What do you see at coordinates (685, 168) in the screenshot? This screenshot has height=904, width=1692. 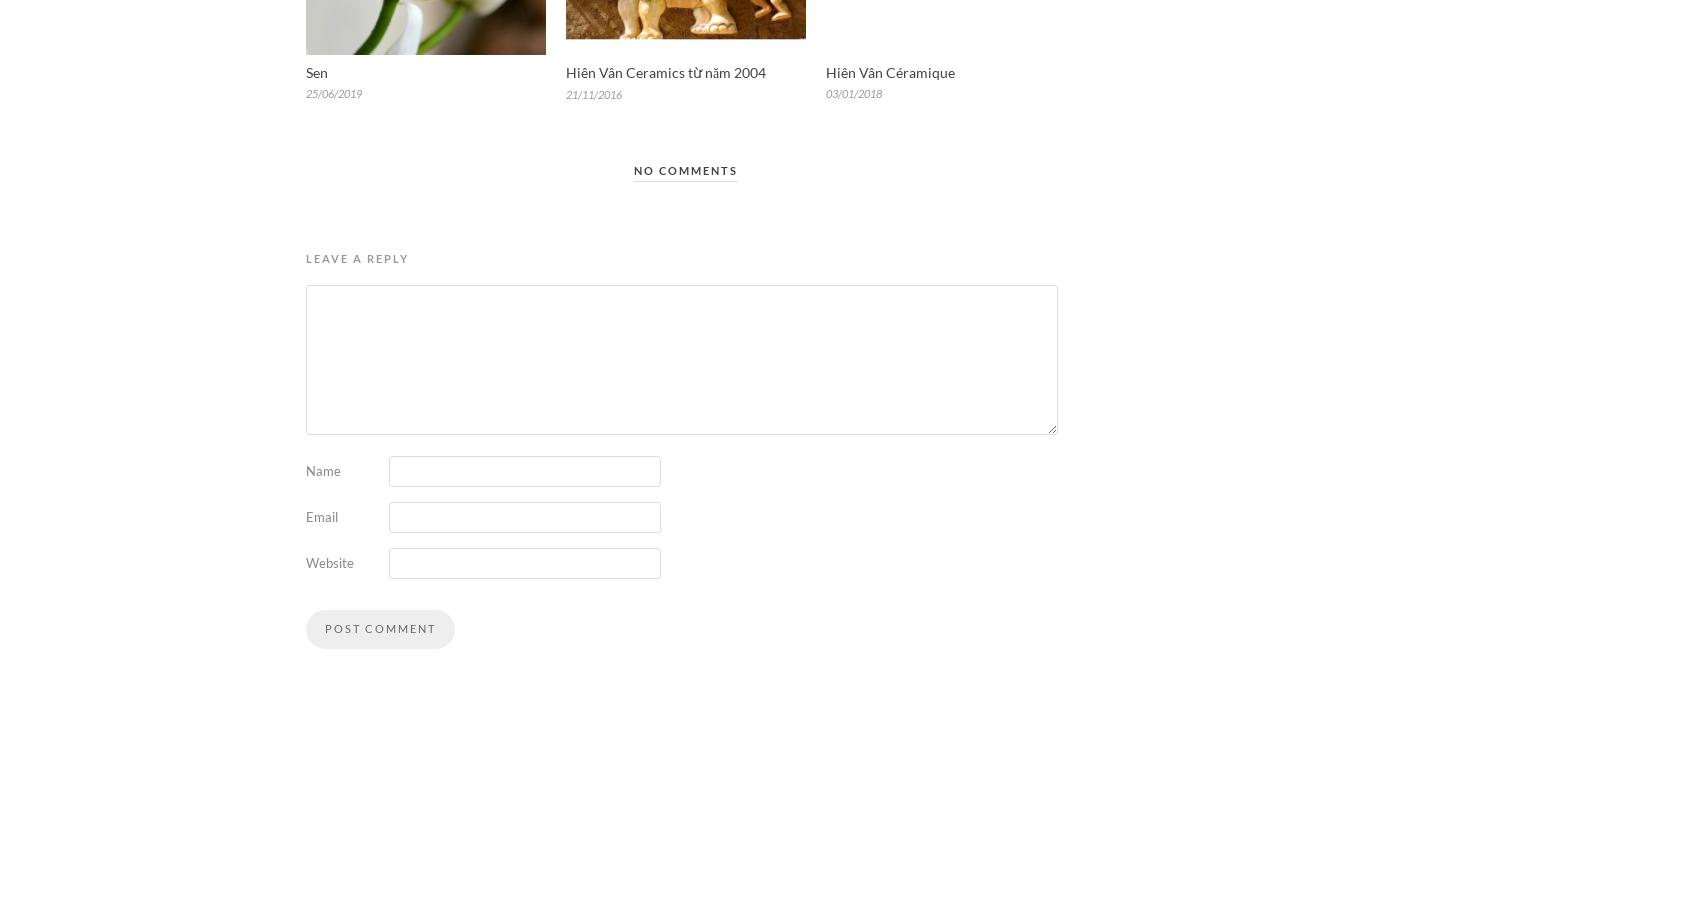 I see `'No Comments'` at bounding box center [685, 168].